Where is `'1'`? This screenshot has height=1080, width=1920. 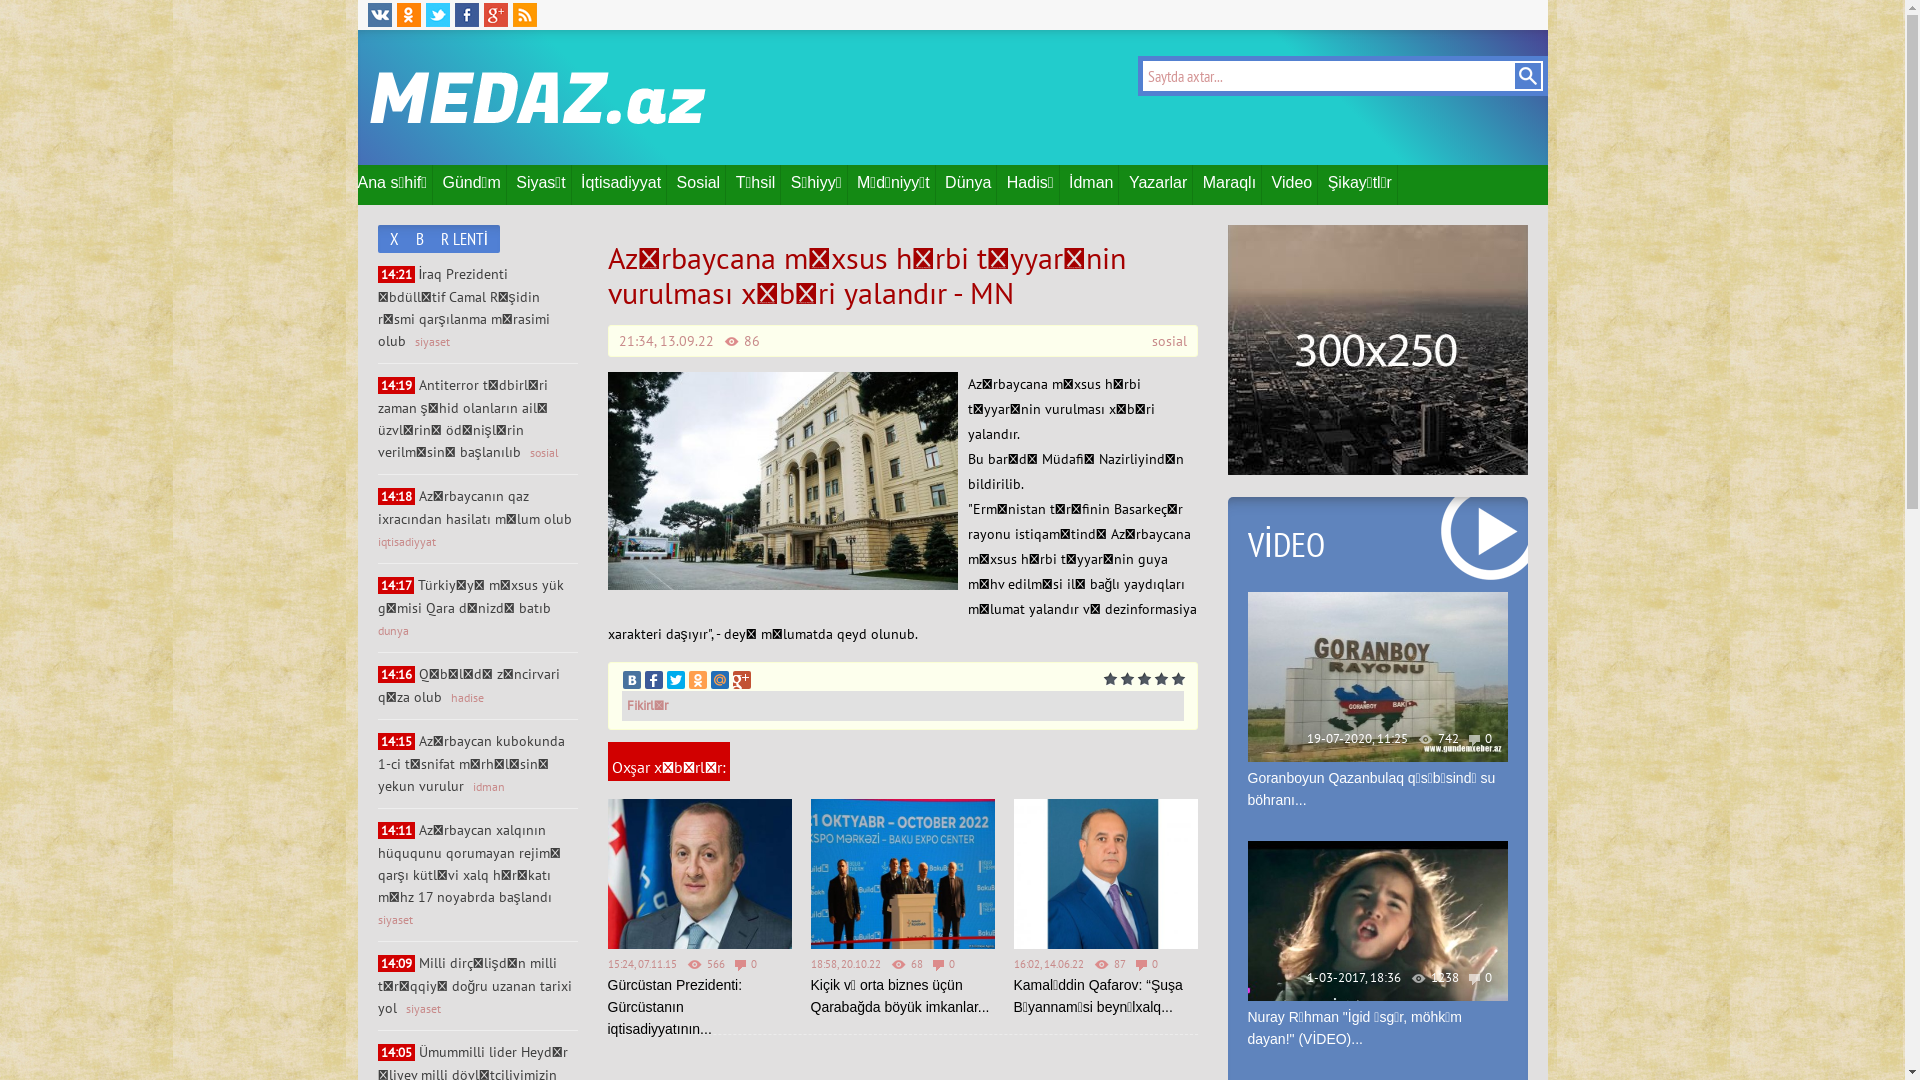
'1' is located at coordinates (1109, 678).